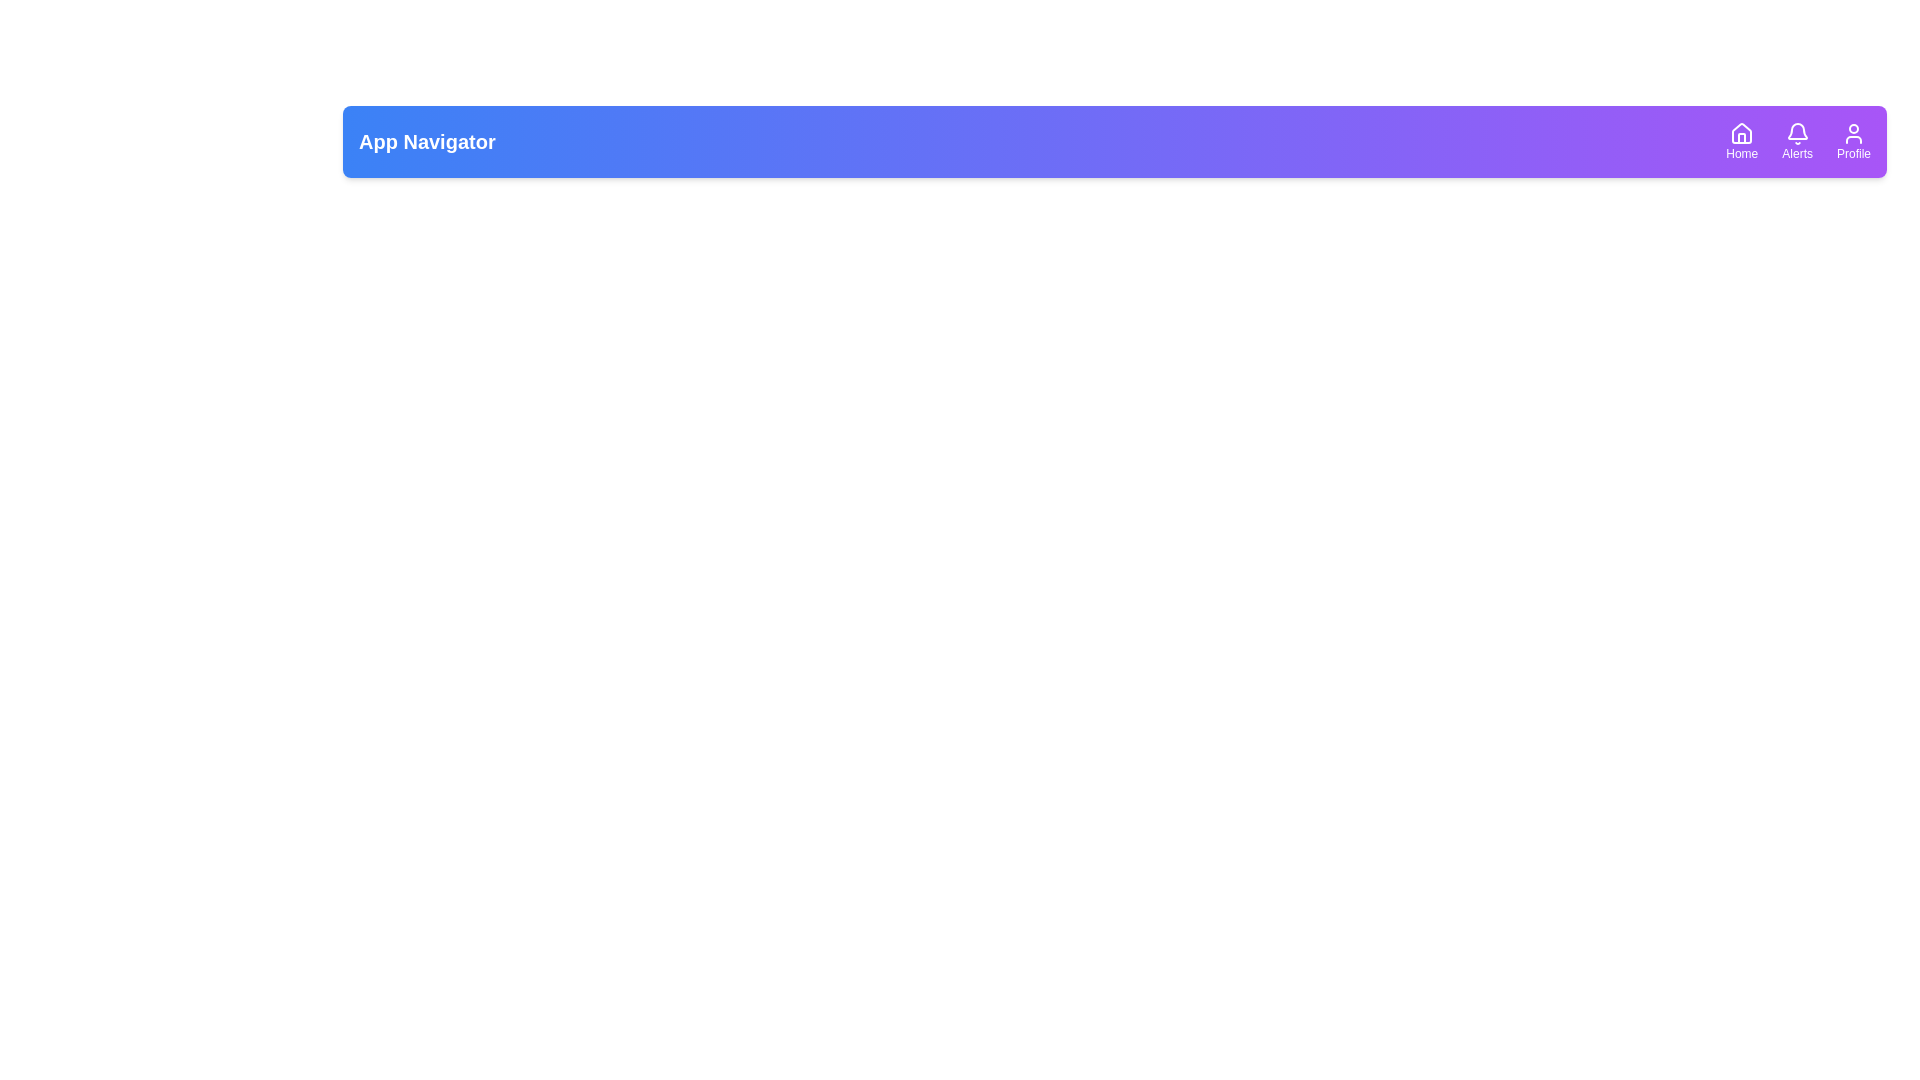 The image size is (1920, 1080). Describe the element at coordinates (1741, 134) in the screenshot. I see `the house icon located in the top-right section of the navigation bar, which is displayed in white against a purple background and is part of the 'Home' button` at that location.